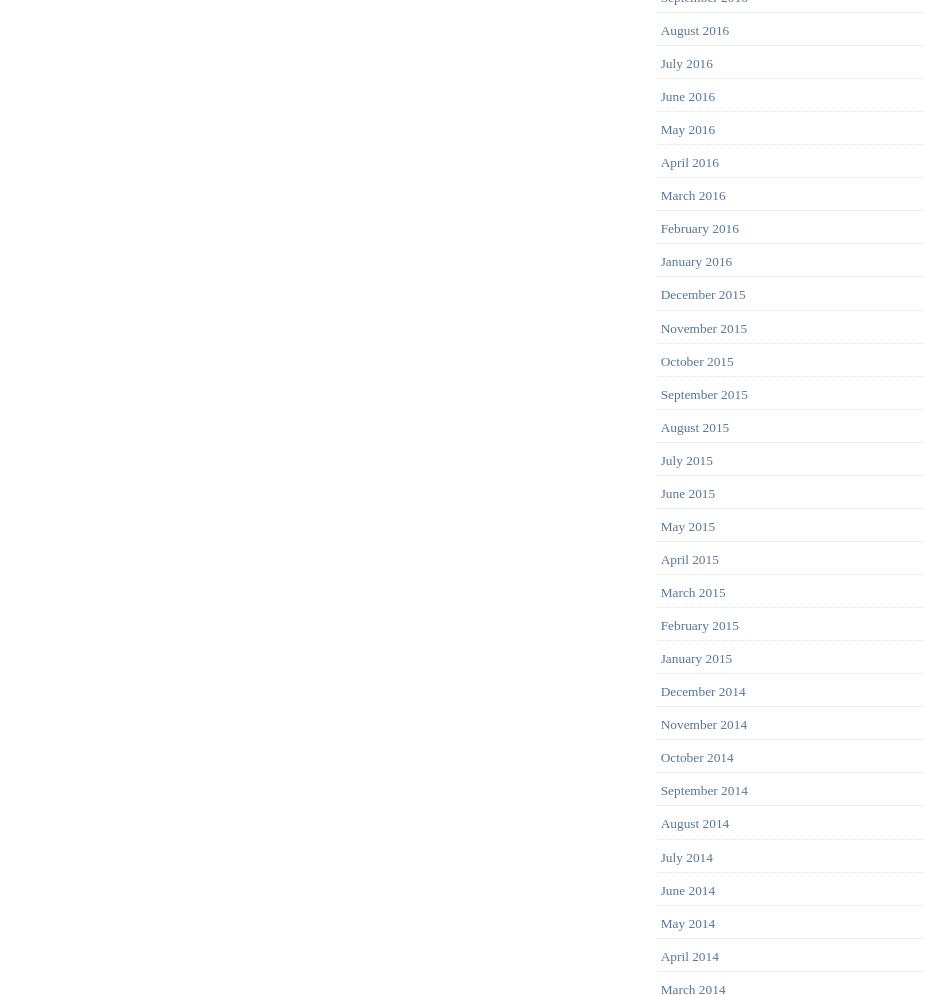  What do you see at coordinates (698, 227) in the screenshot?
I see `'February 2016'` at bounding box center [698, 227].